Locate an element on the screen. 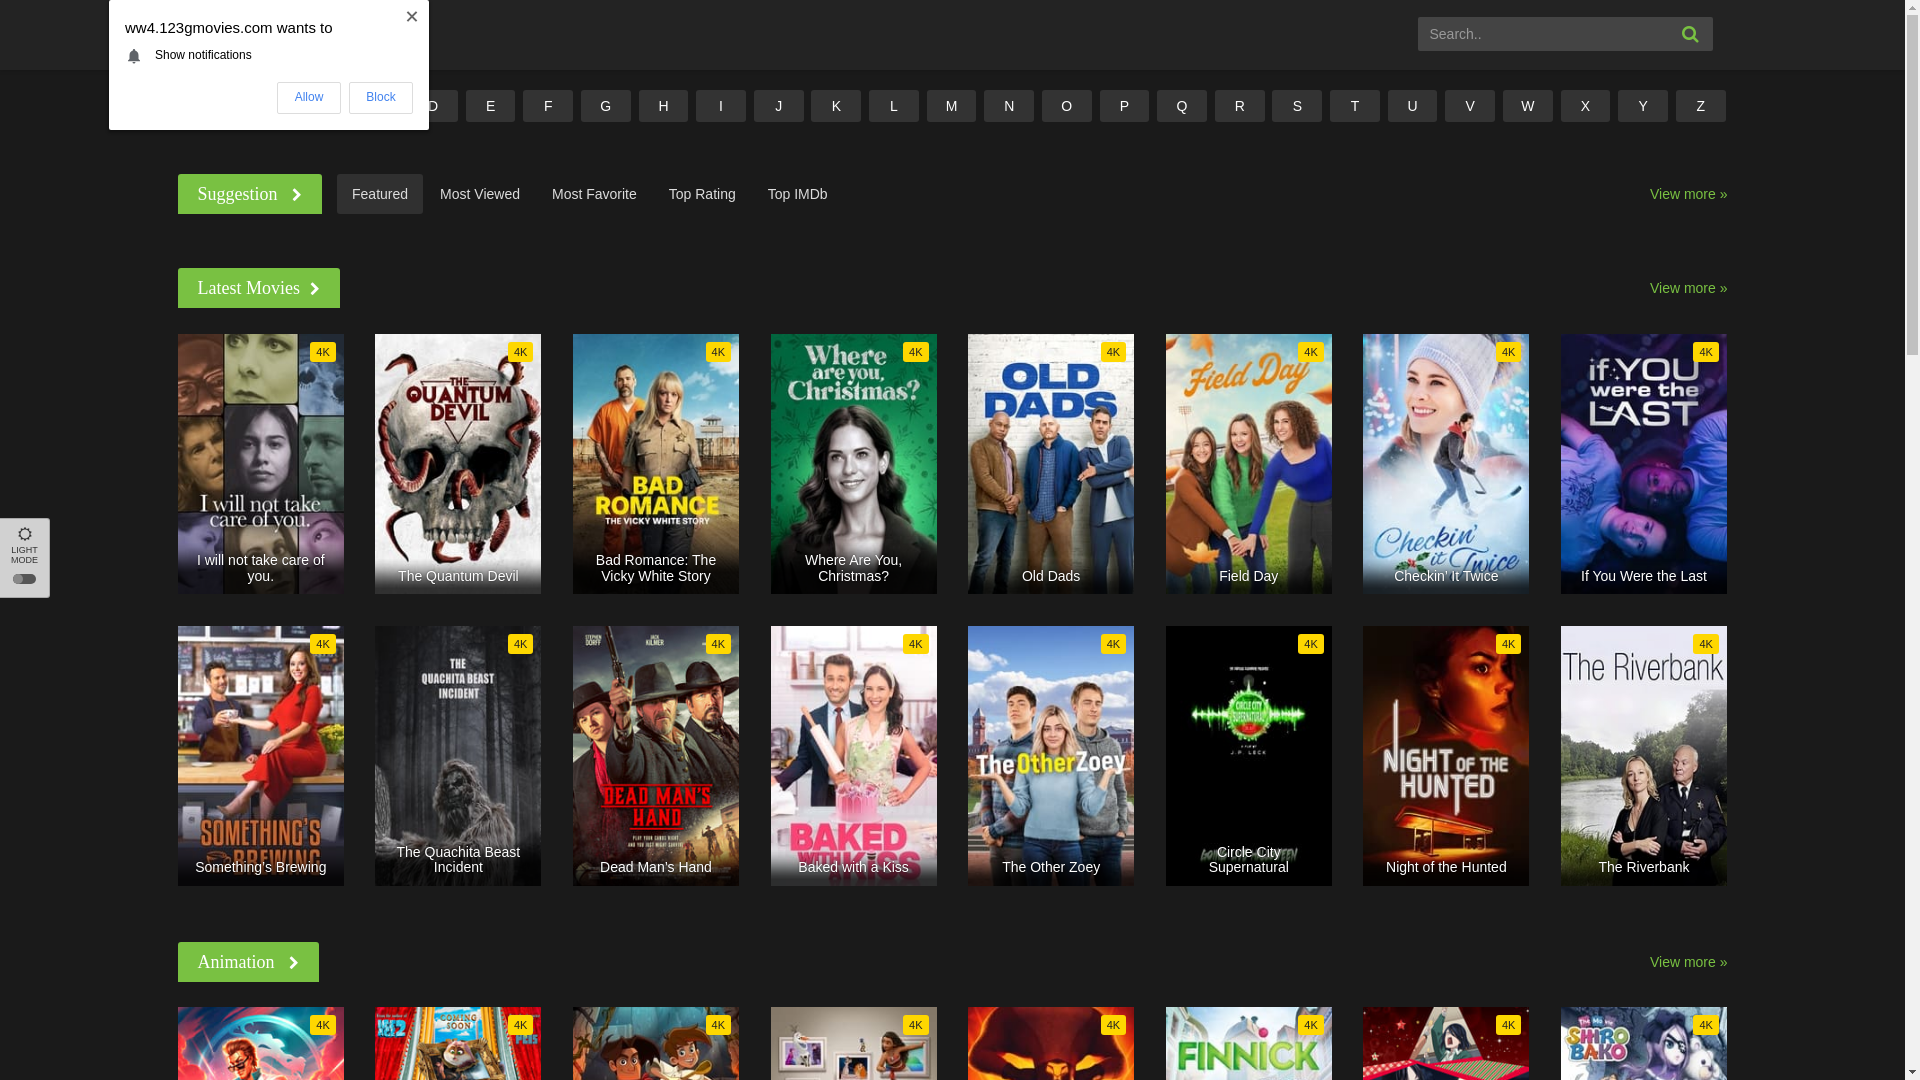  'Z' is located at coordinates (1699, 105).